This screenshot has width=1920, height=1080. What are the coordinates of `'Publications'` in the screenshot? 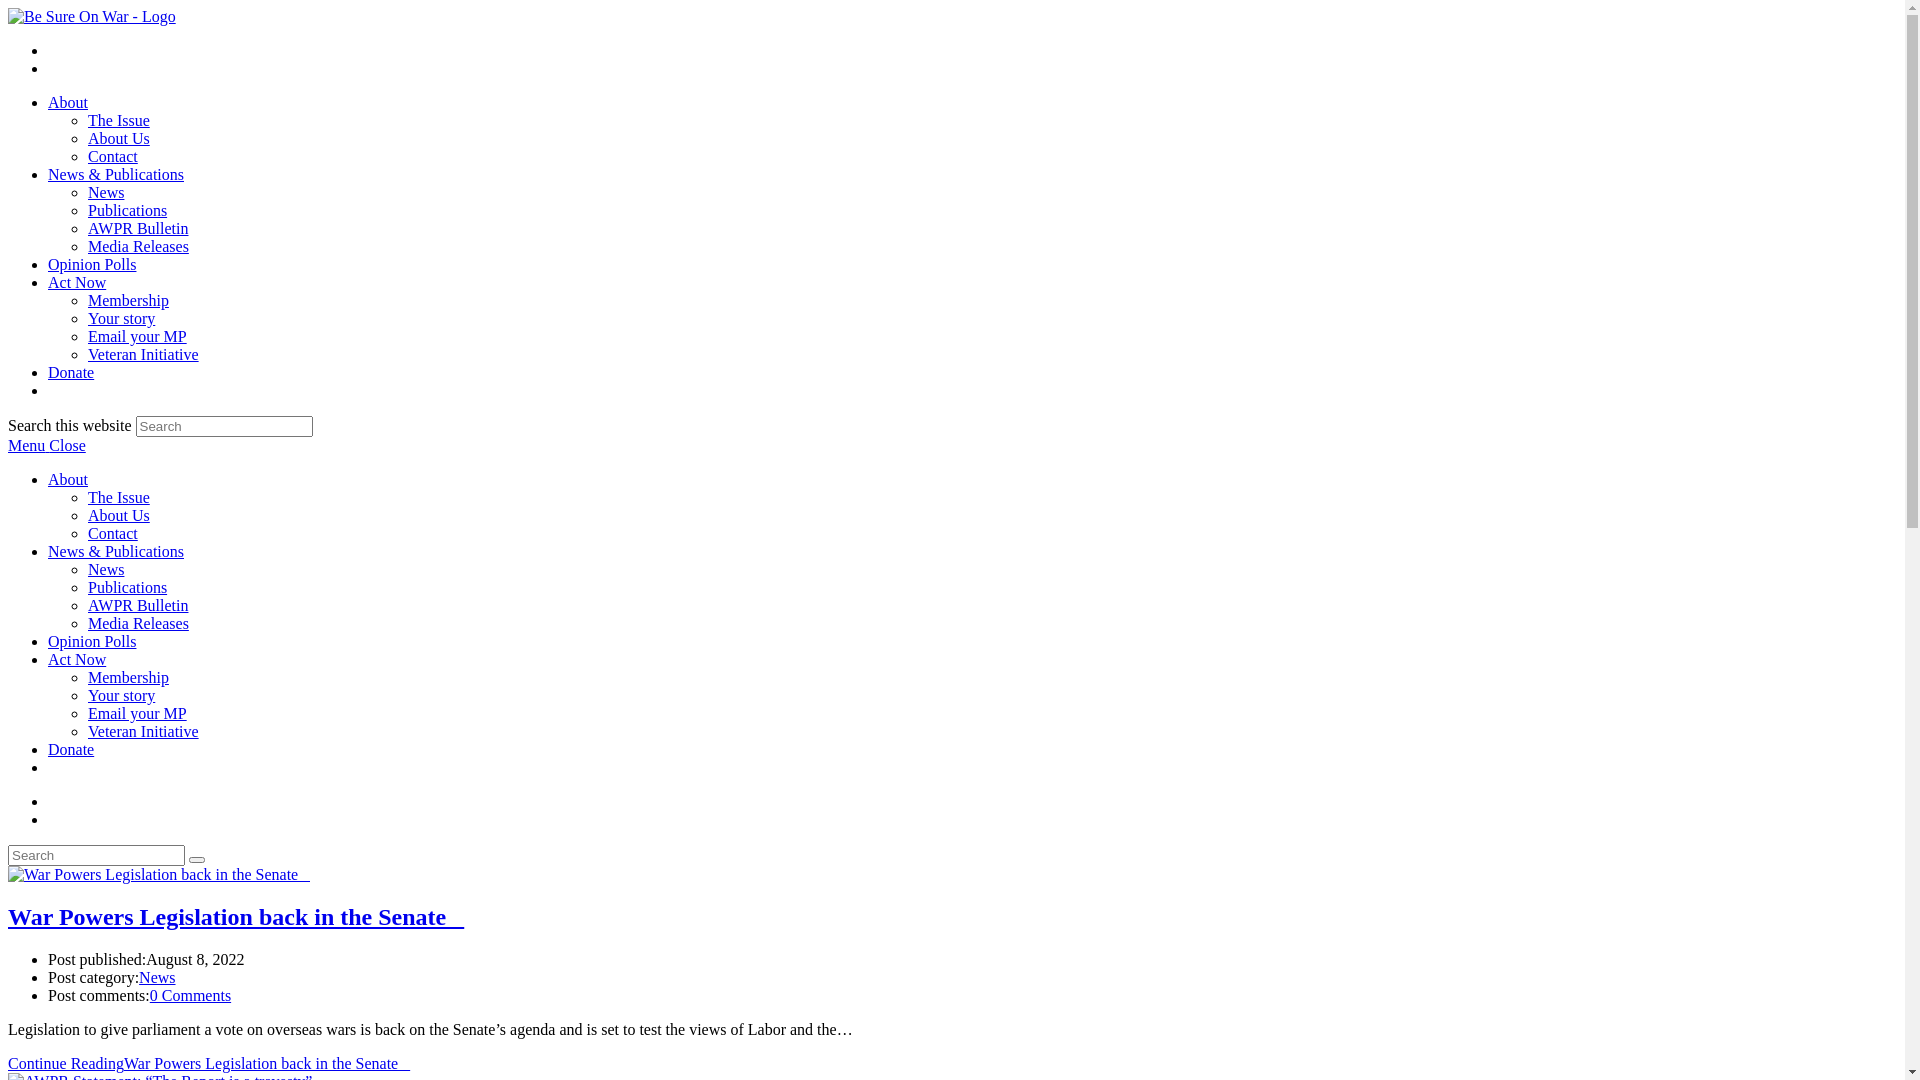 It's located at (126, 586).